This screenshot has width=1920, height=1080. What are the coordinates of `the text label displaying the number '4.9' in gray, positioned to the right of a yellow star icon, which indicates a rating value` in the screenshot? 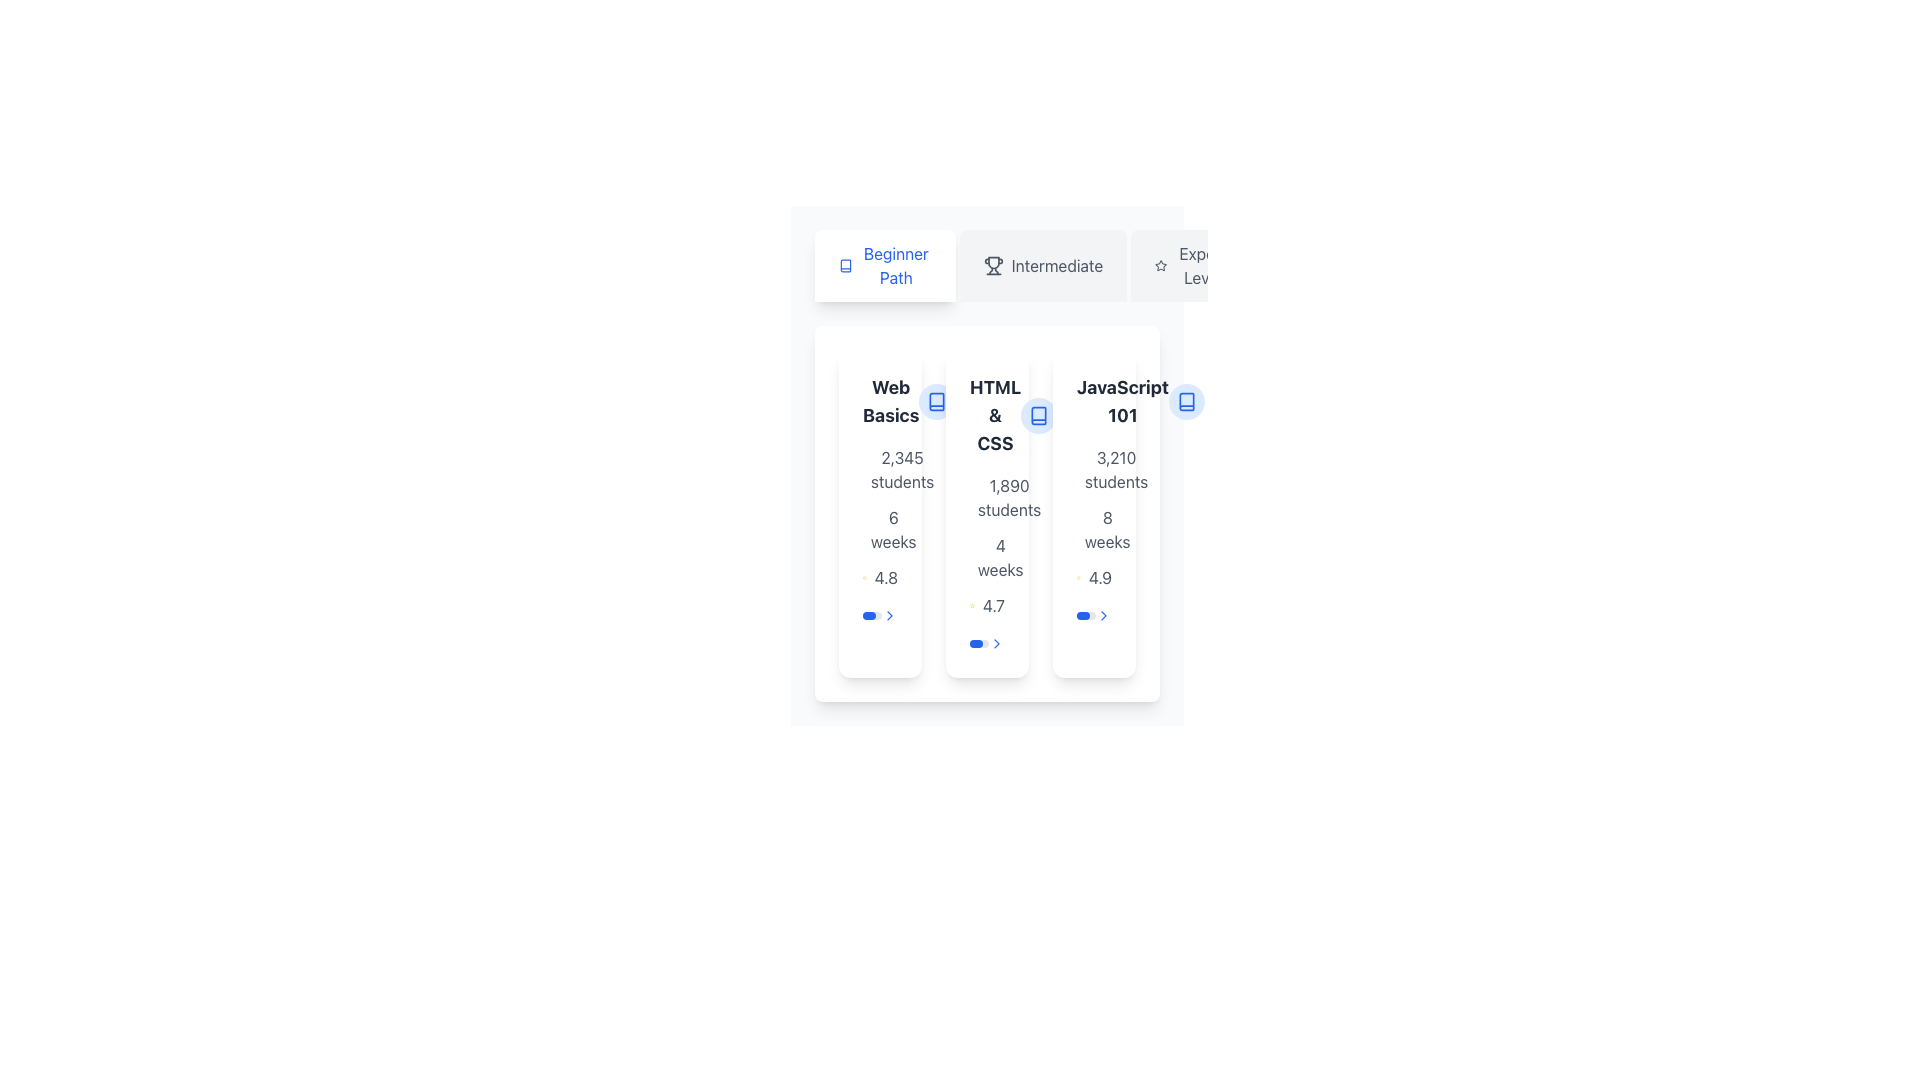 It's located at (1099, 578).